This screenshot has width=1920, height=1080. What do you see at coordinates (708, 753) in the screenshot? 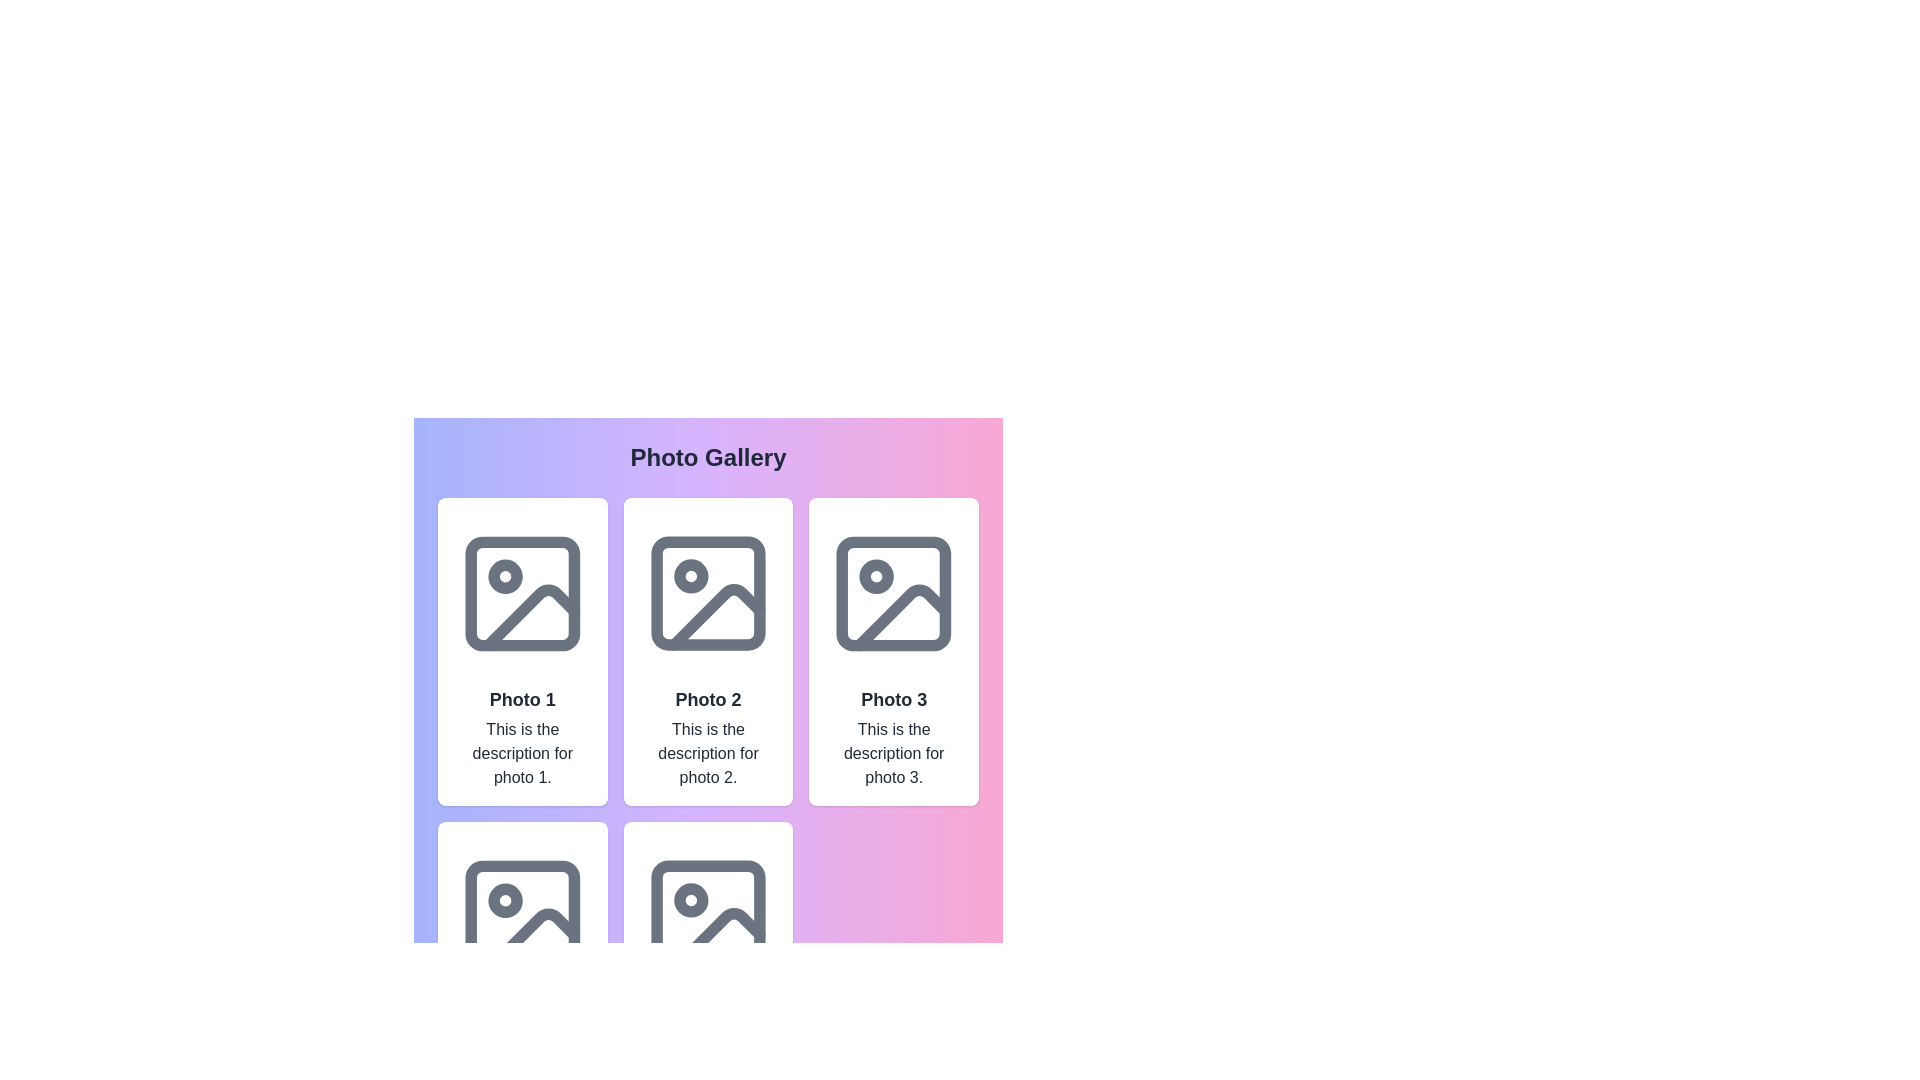
I see `text content of the Text Label located at the bottom of the 'Photo 2' card, which provides additional information about the photo` at bounding box center [708, 753].